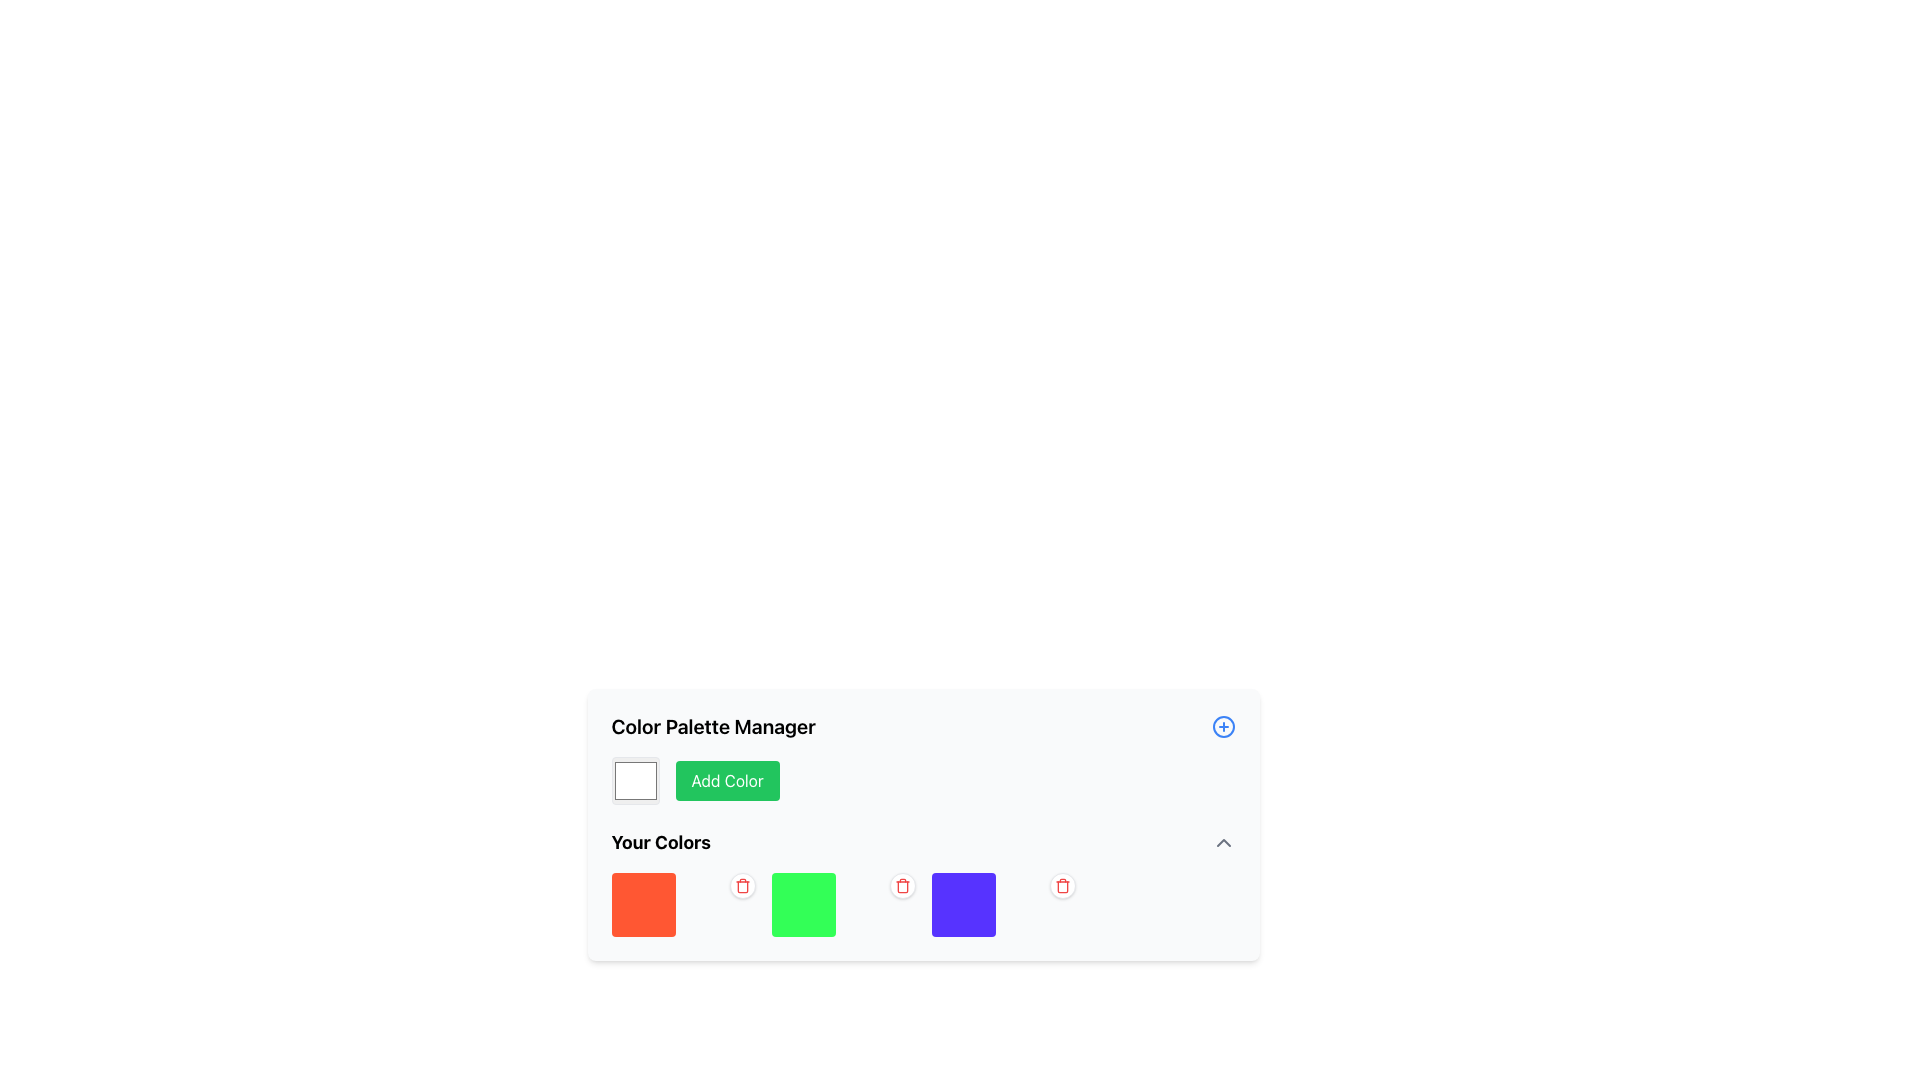 The width and height of the screenshot is (1920, 1080). I want to click on the delete button located in the 'Your Colors' section, immediately to the right of the green square color block, so click(741, 886).